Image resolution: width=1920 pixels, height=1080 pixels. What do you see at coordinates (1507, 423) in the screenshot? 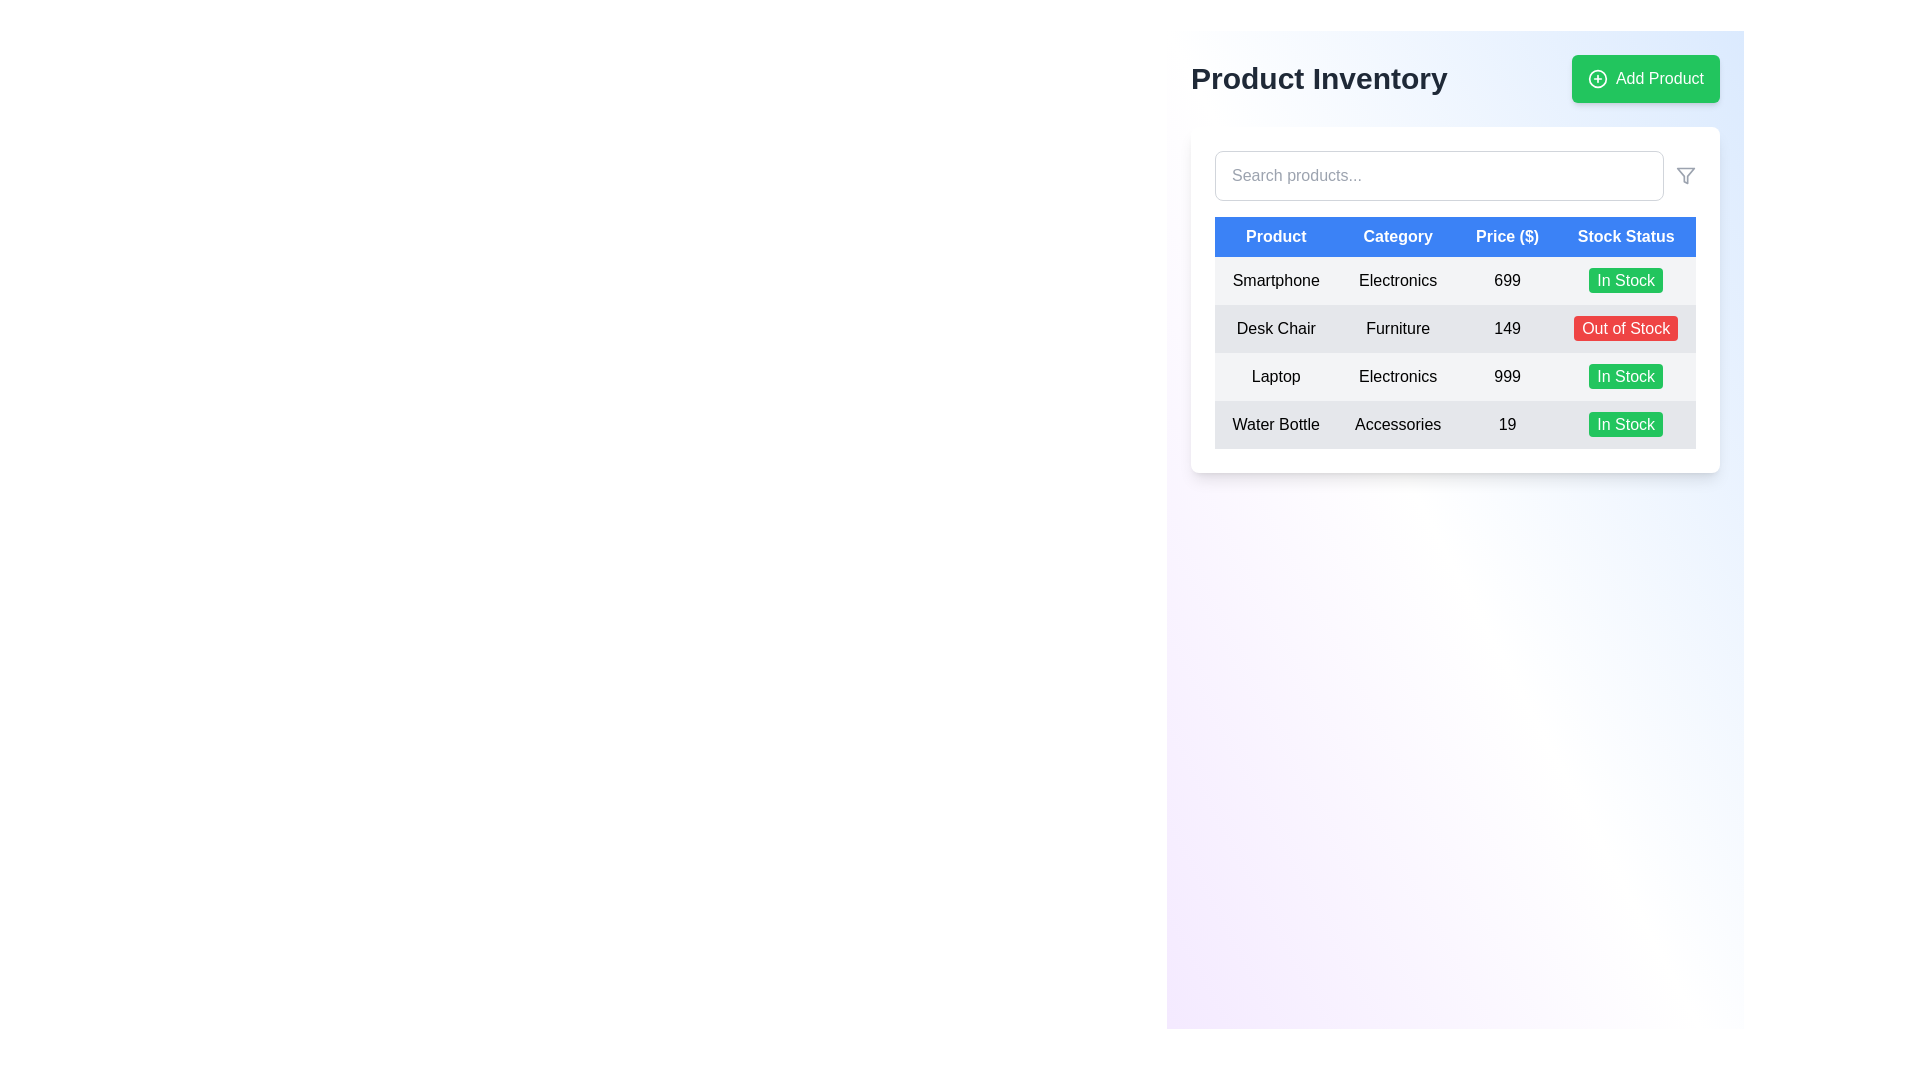
I see `the price display for the 'Water Bottle', which shows '19' in the third column under 'Price ($)' adjacent to 'Accessories' and 'In Stock'` at bounding box center [1507, 423].